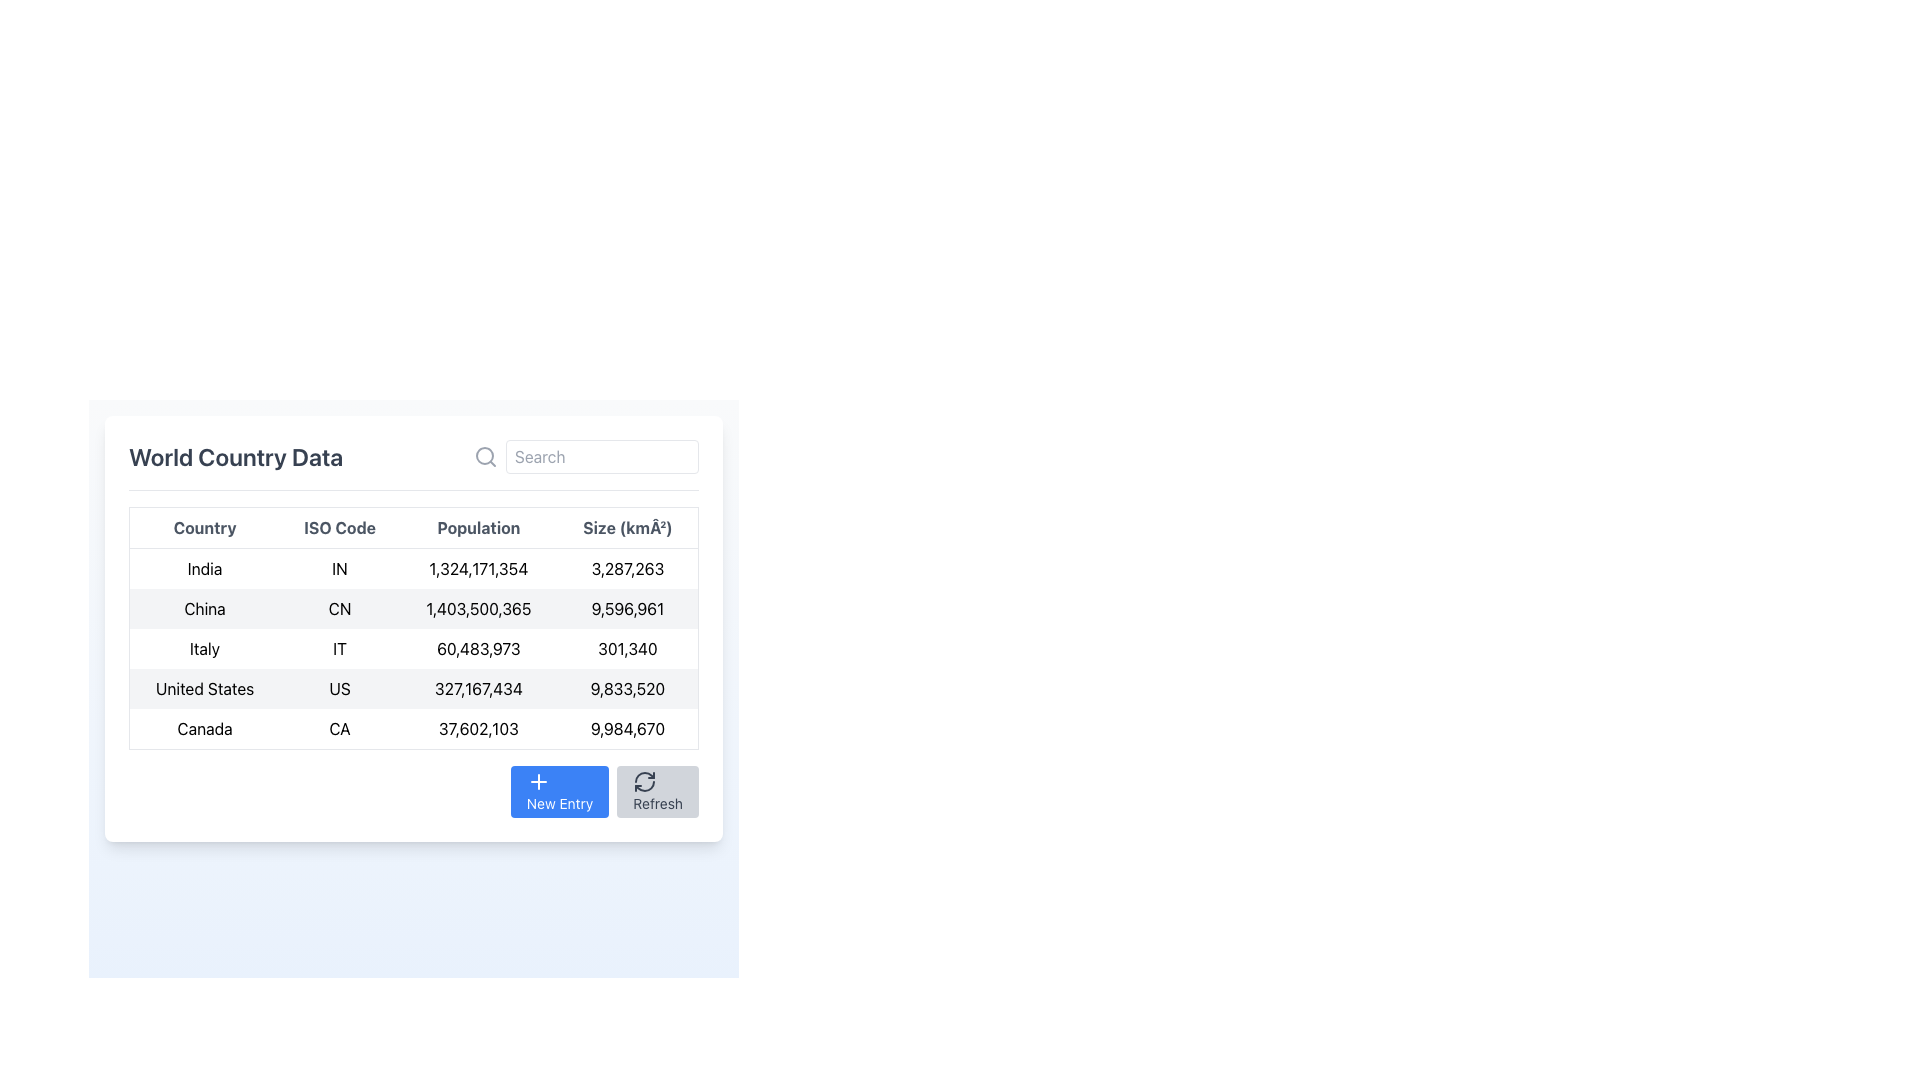  Describe the element at coordinates (412, 648) in the screenshot. I see `the third row of the table containing population and size information for Italy, which includes its ISO code 'IT'` at that location.